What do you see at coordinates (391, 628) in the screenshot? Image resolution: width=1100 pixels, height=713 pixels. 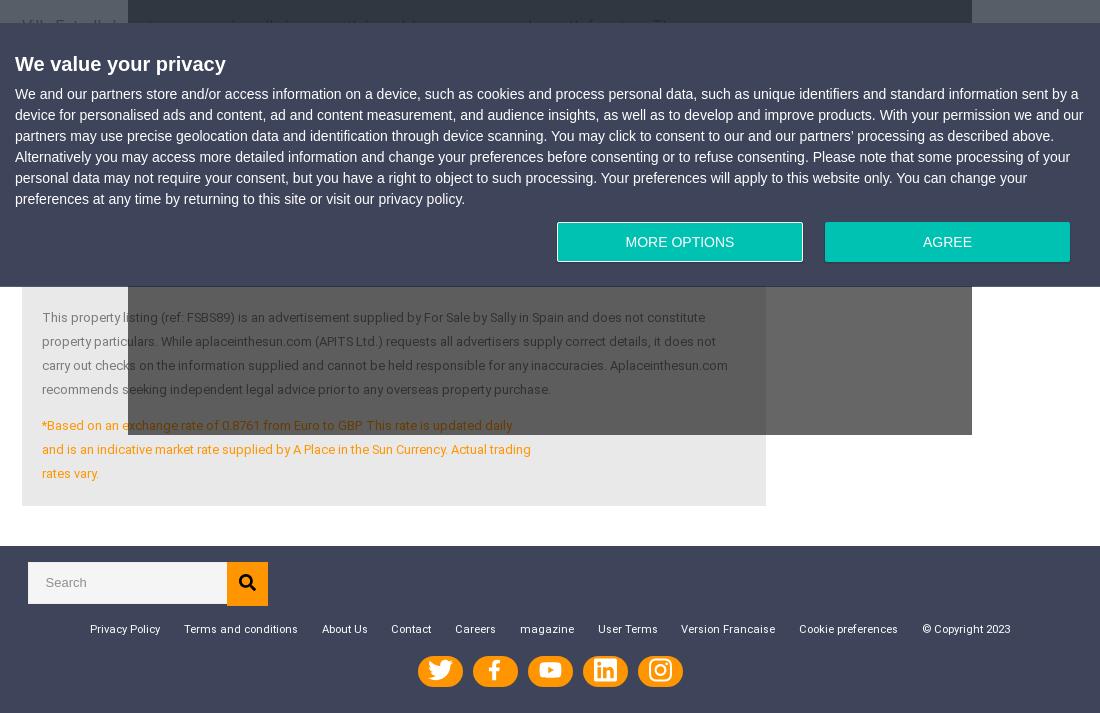 I see `'Contact'` at bounding box center [391, 628].